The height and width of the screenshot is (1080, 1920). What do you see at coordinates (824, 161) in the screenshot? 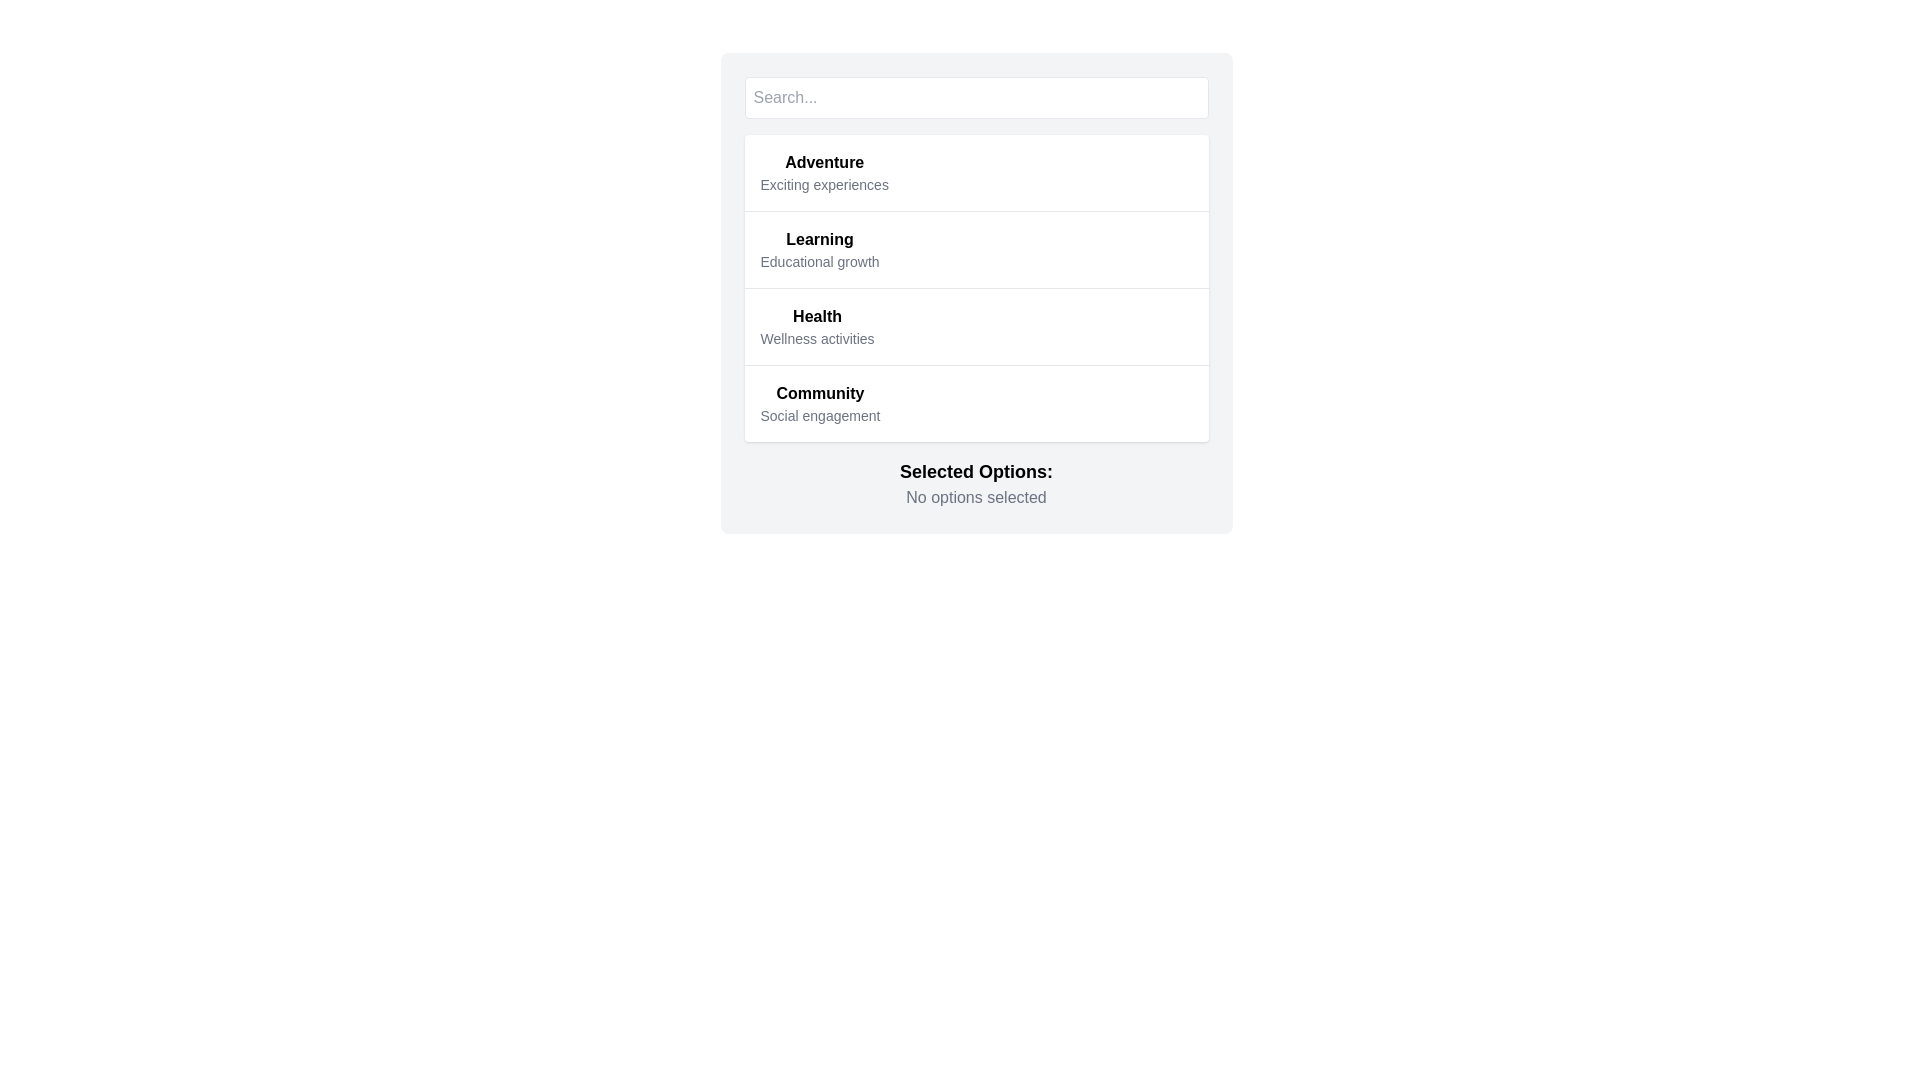
I see `the bold text label element that reads 'Adventure', located at the top of a card above the subtitle 'Exciting experiences'` at bounding box center [824, 161].